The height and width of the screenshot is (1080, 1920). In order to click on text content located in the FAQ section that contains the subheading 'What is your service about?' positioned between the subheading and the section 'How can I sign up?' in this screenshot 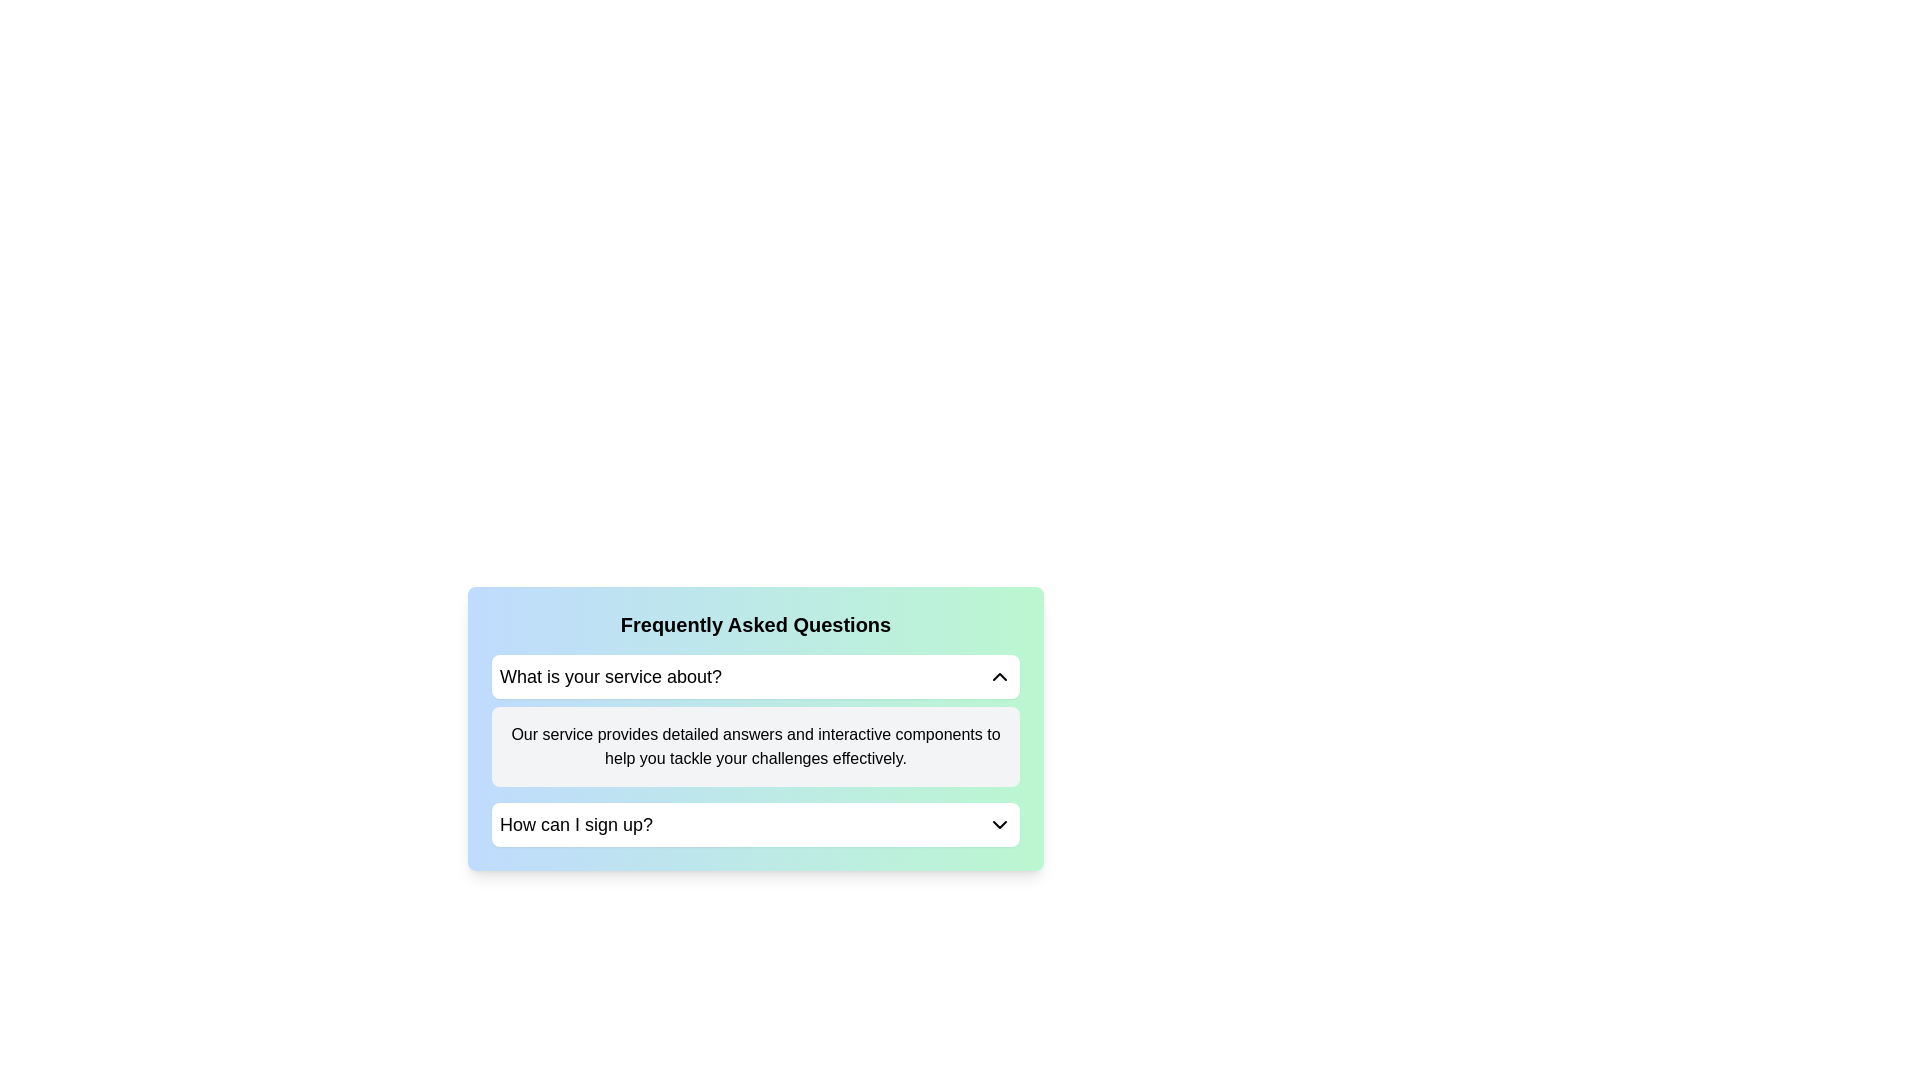, I will do `click(754, 751)`.